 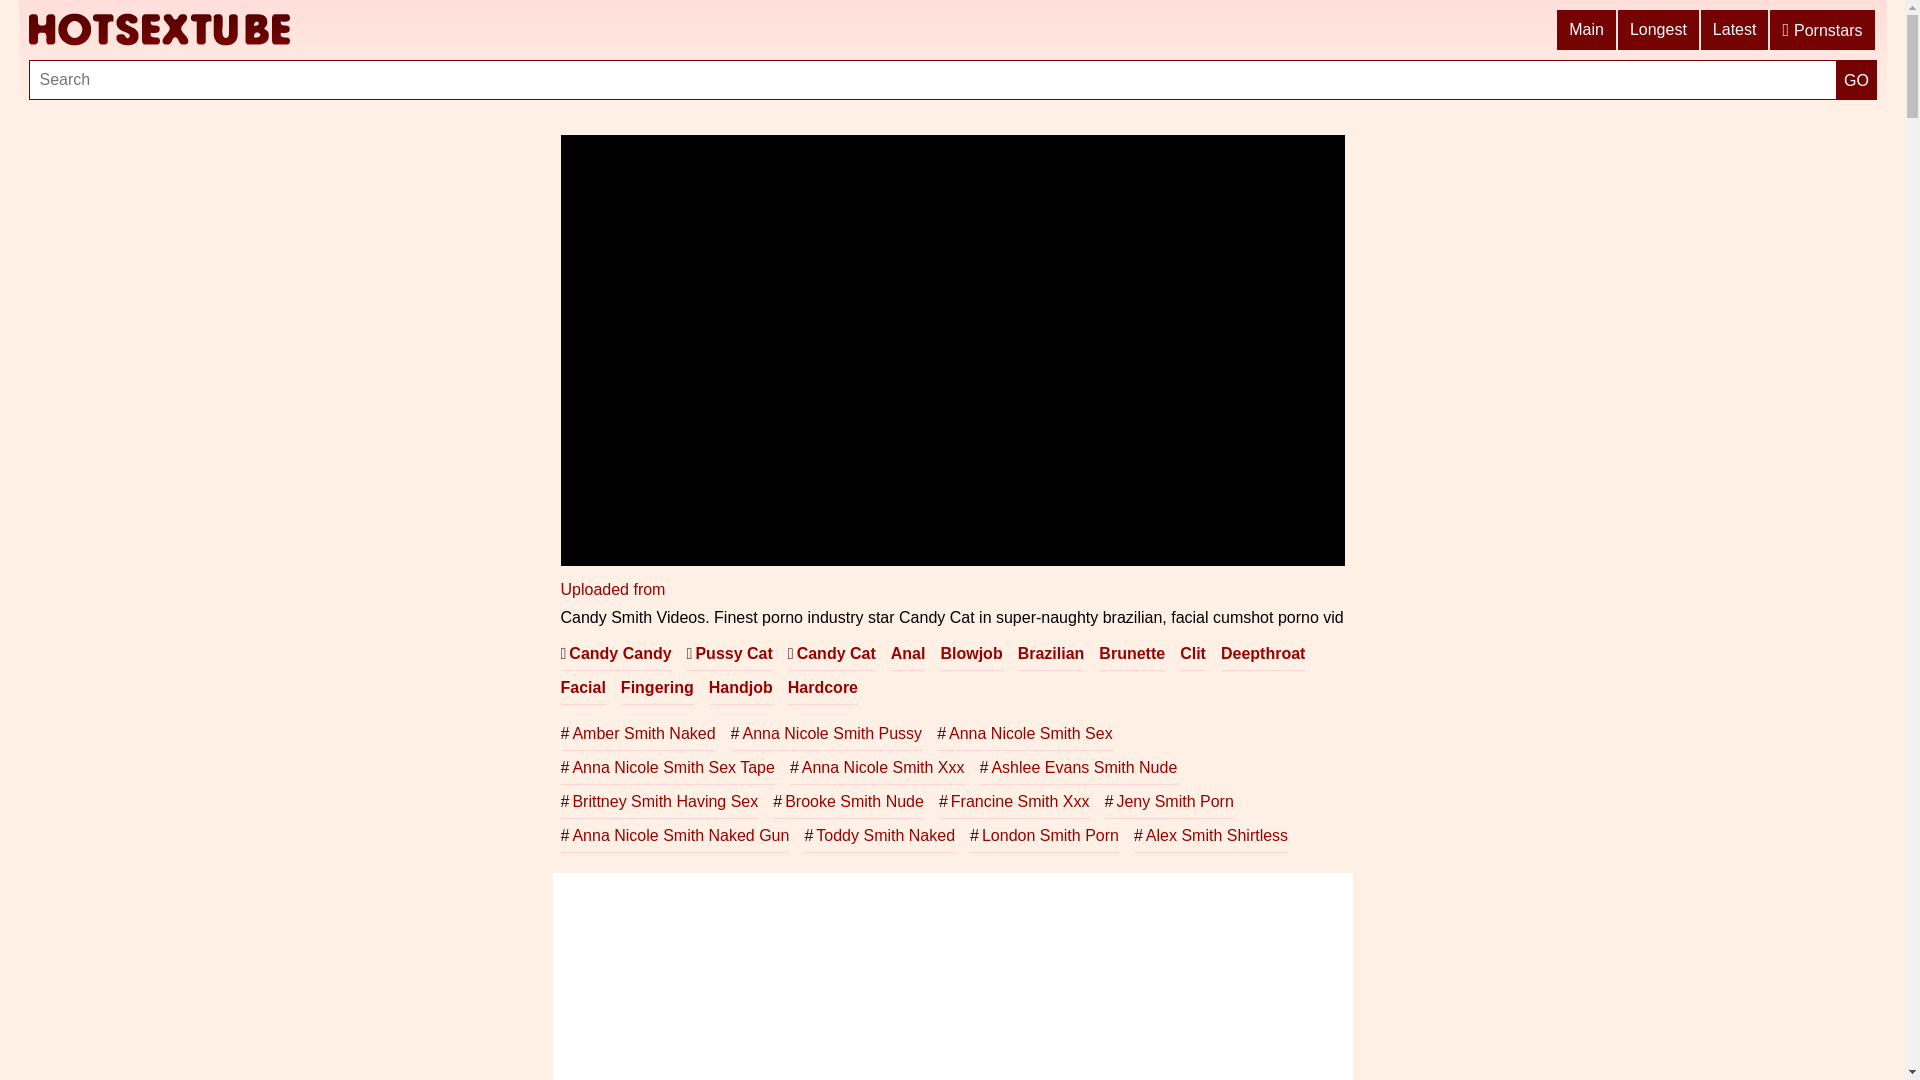 What do you see at coordinates (938, 801) in the screenshot?
I see `'Francine Smith Xxx'` at bounding box center [938, 801].